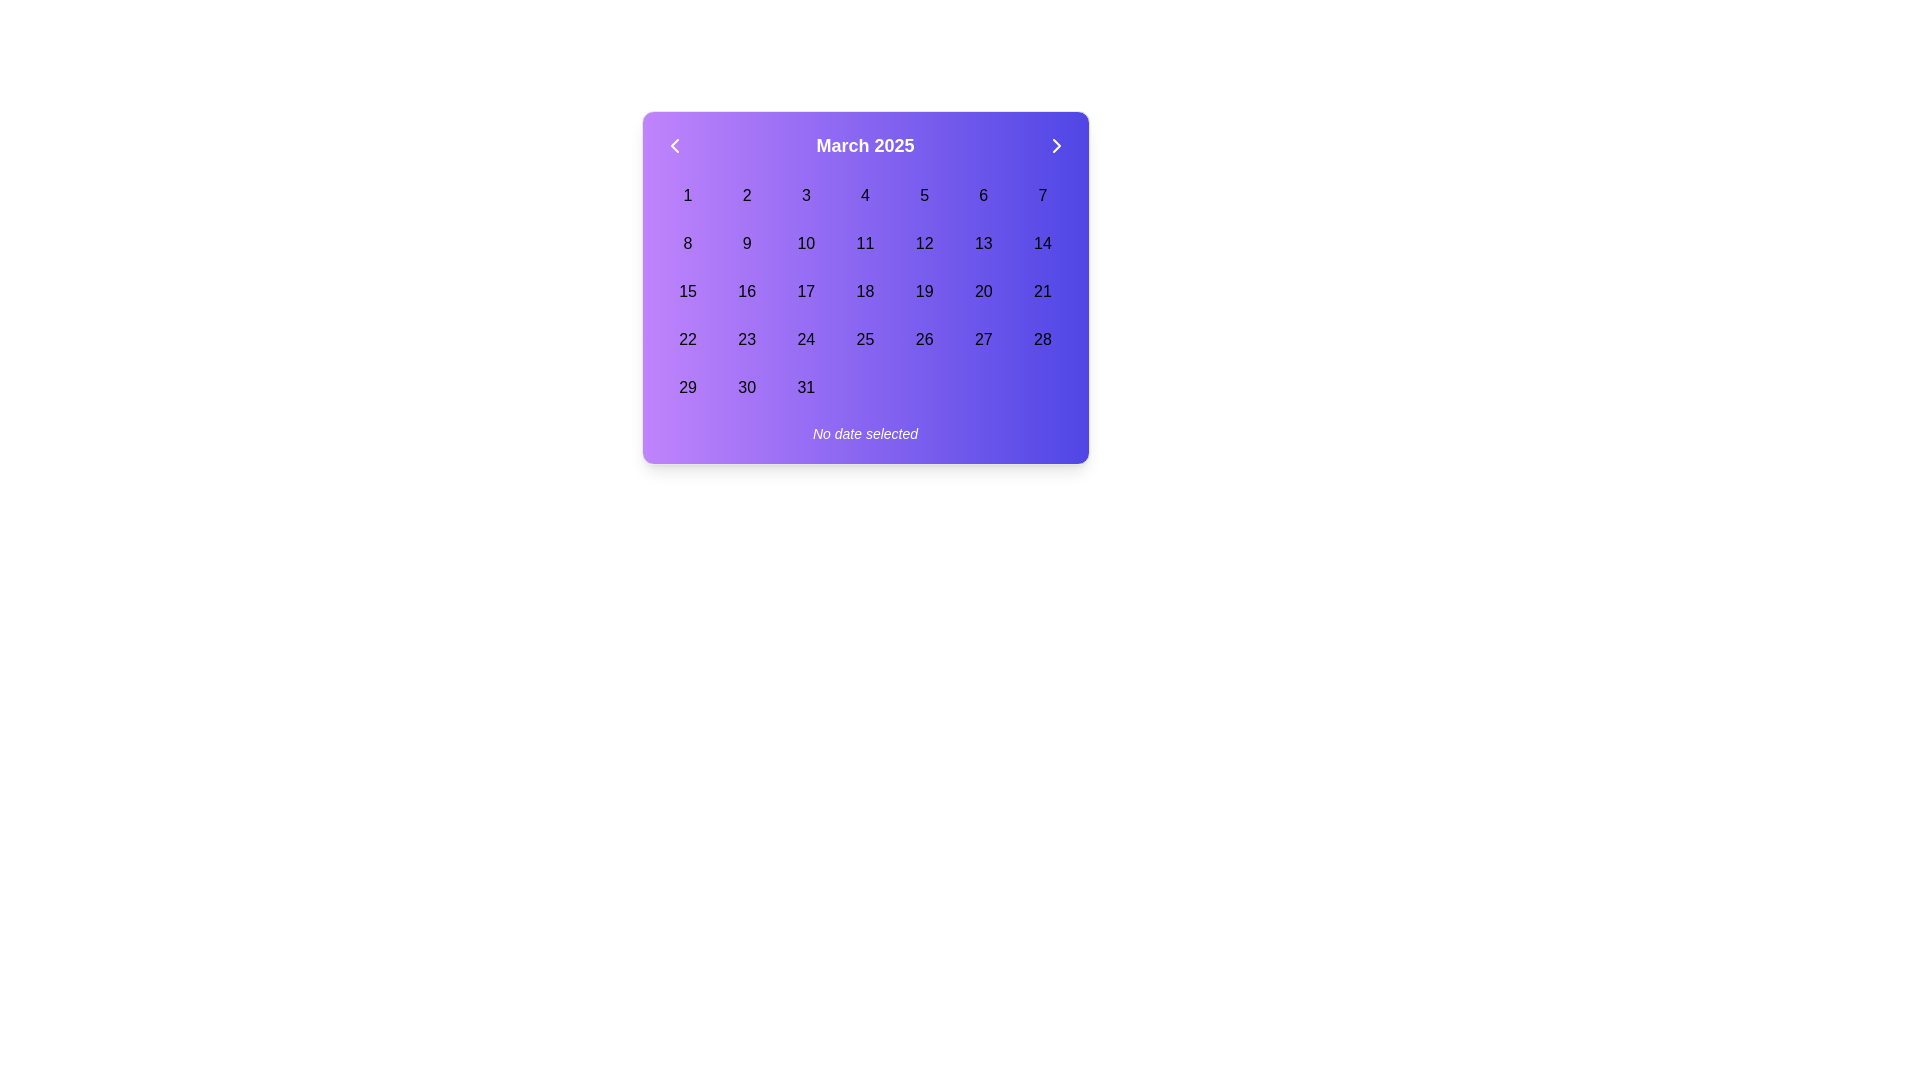  What do you see at coordinates (806, 242) in the screenshot?
I see `the rounded rectangular button displaying the number '10'` at bounding box center [806, 242].